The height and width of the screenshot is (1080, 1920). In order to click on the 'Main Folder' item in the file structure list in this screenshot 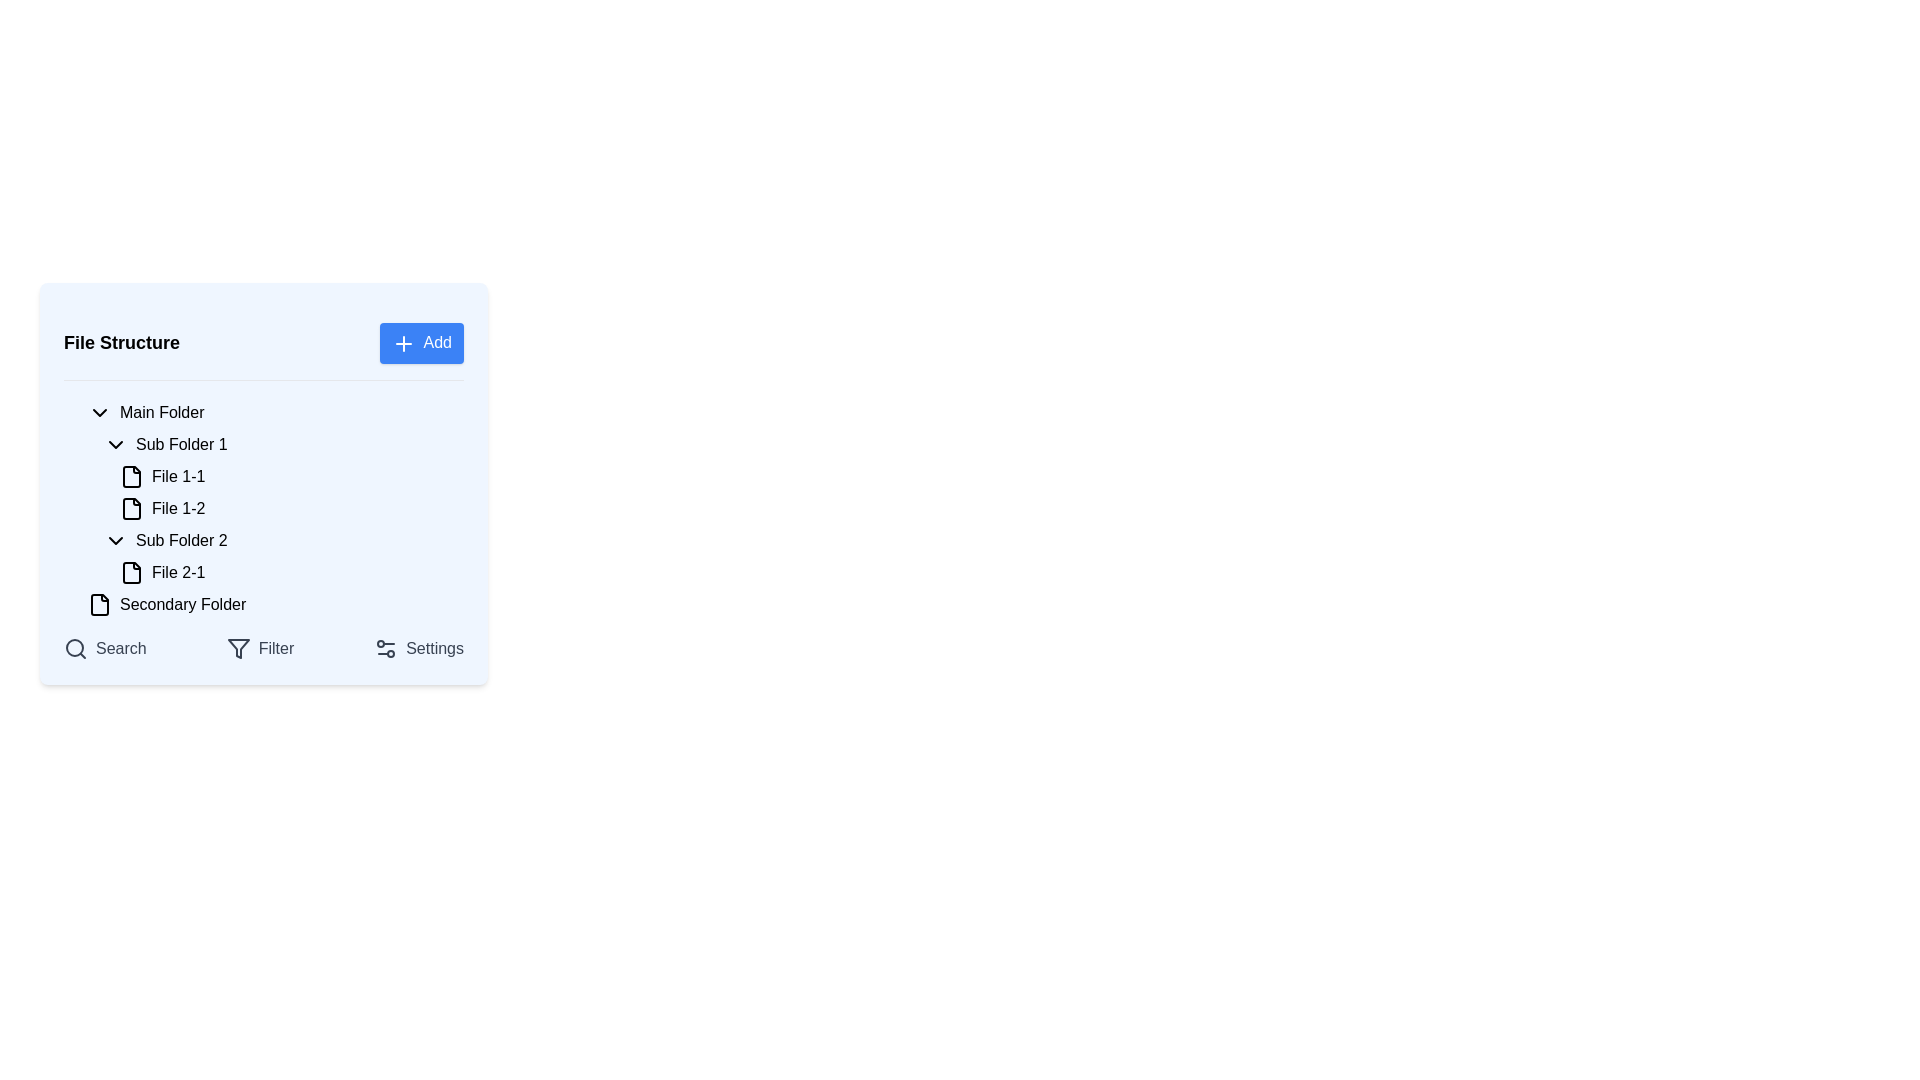, I will do `click(271, 411)`.